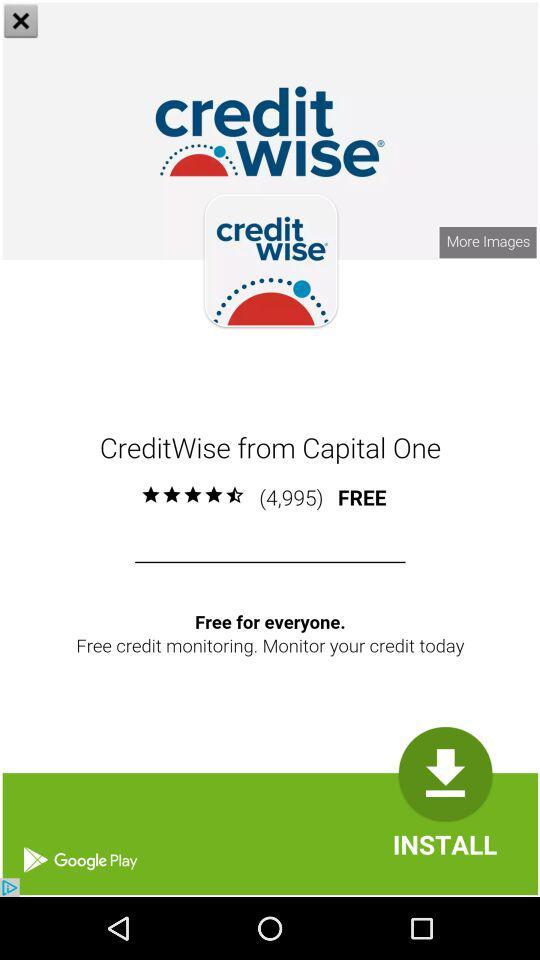 This screenshot has height=960, width=540. I want to click on the close icon, so click(20, 21).